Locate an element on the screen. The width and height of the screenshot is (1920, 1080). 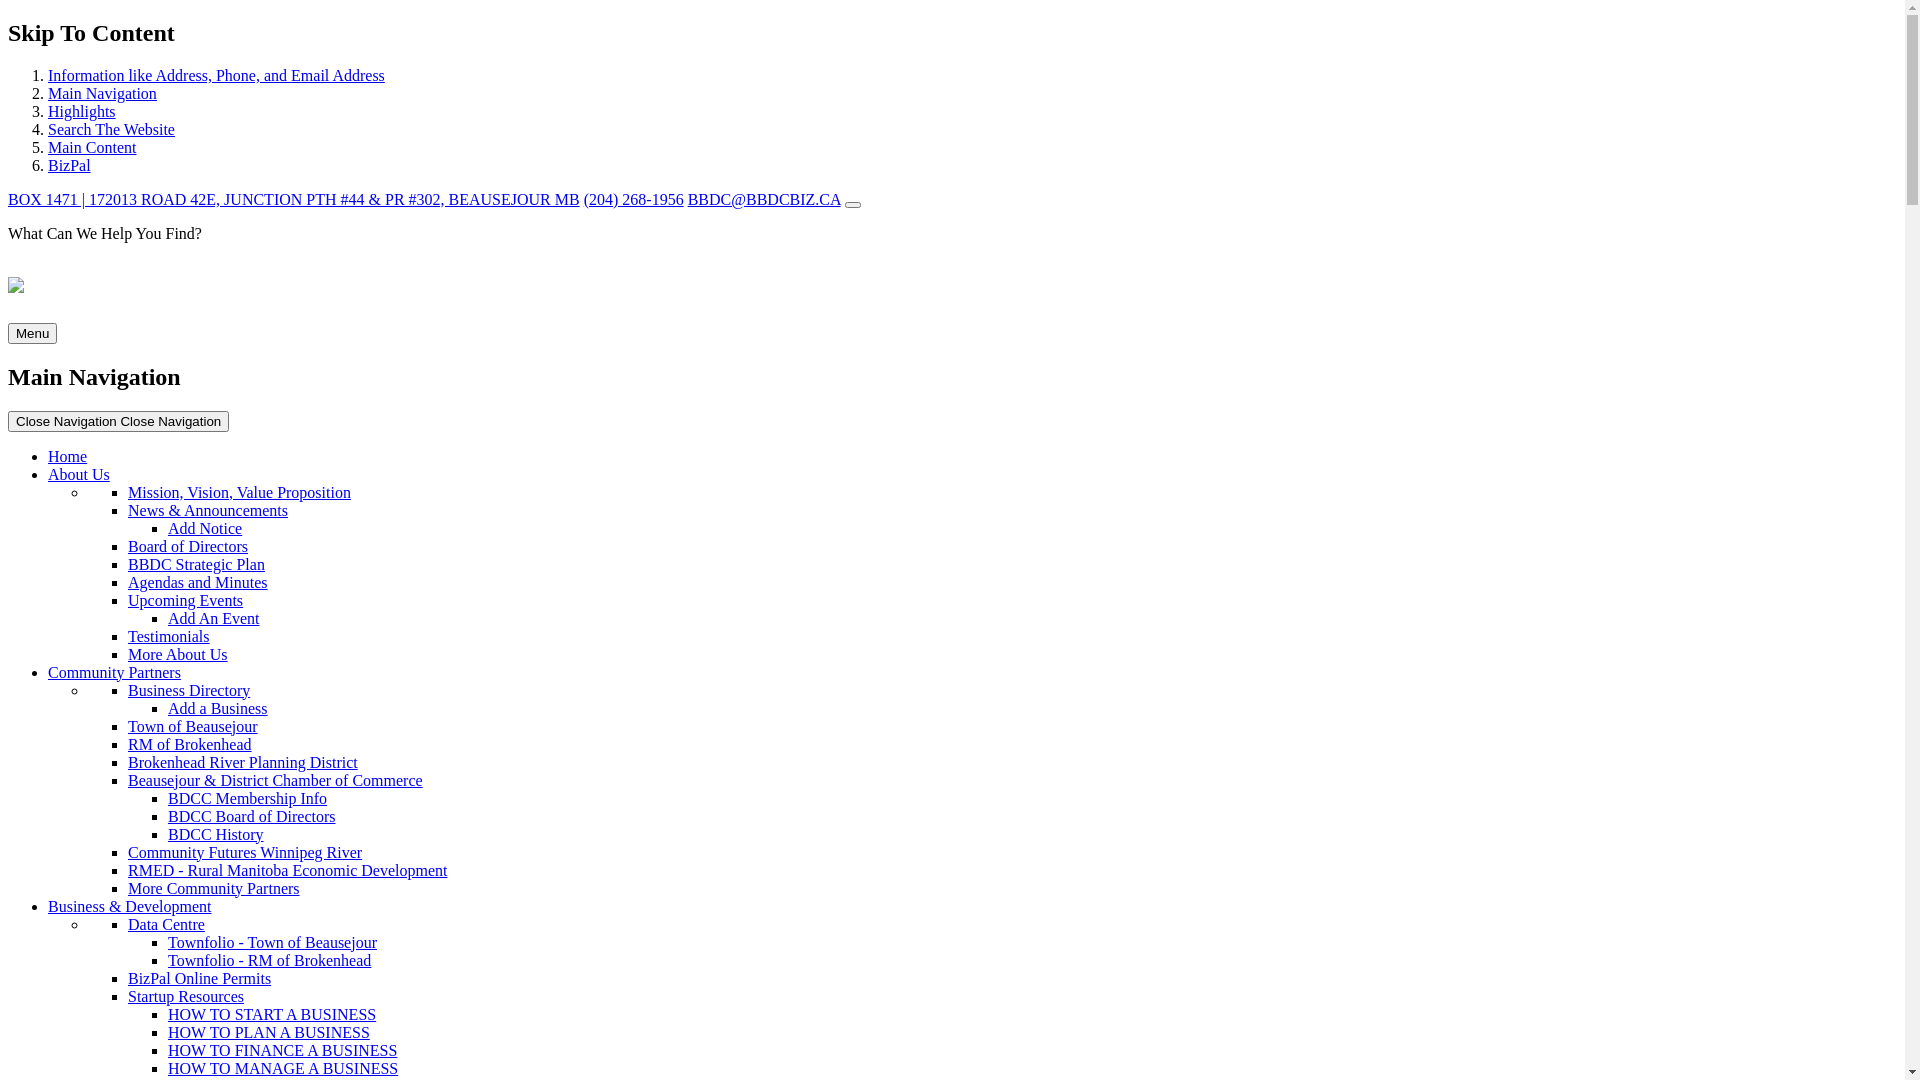
'Upcoming Events' is located at coordinates (127, 599).